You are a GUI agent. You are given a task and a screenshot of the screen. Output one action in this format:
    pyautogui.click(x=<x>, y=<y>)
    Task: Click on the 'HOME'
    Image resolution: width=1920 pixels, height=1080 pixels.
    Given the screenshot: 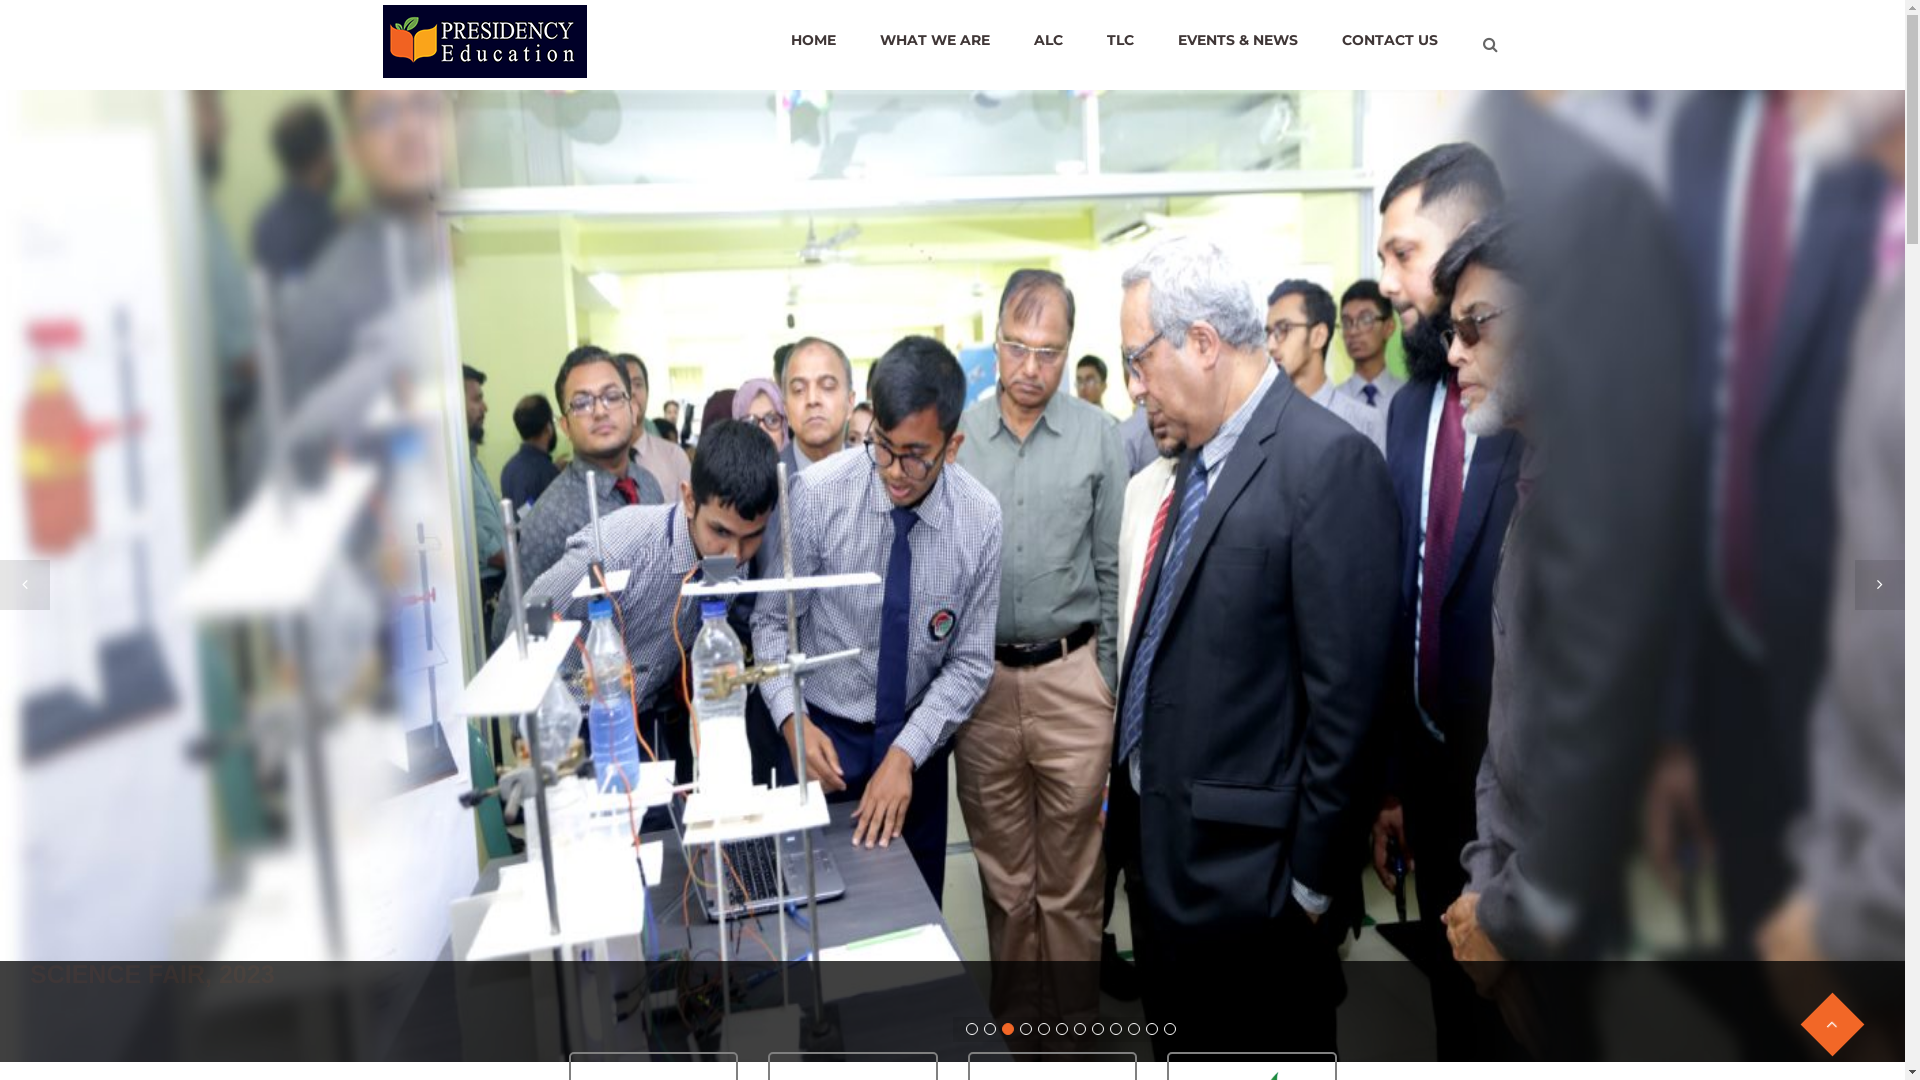 What is the action you would take?
    pyautogui.click(x=768, y=39)
    